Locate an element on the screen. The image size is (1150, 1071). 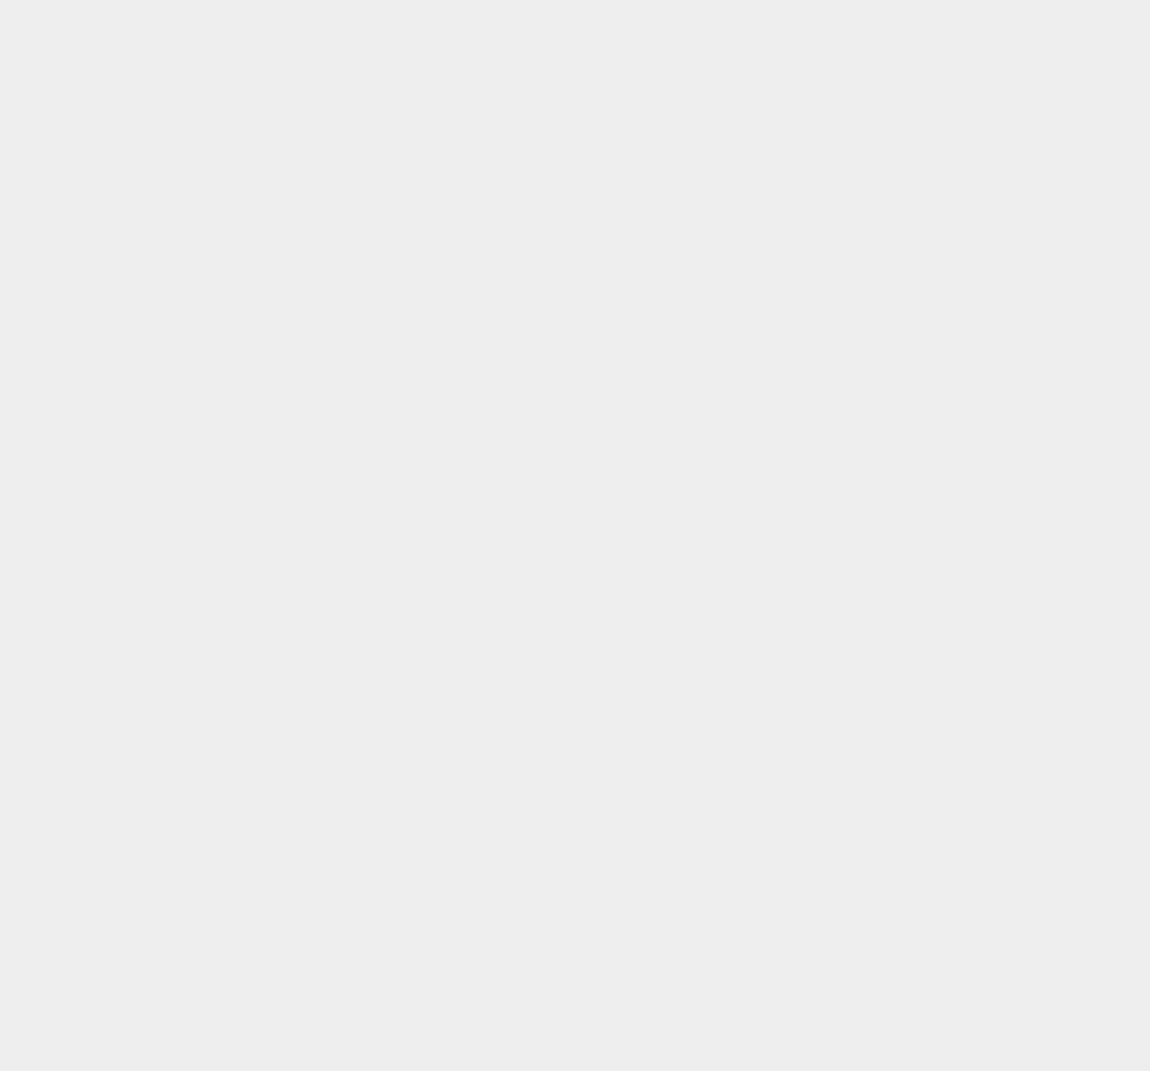
'Lockerz' is located at coordinates (812, 929).